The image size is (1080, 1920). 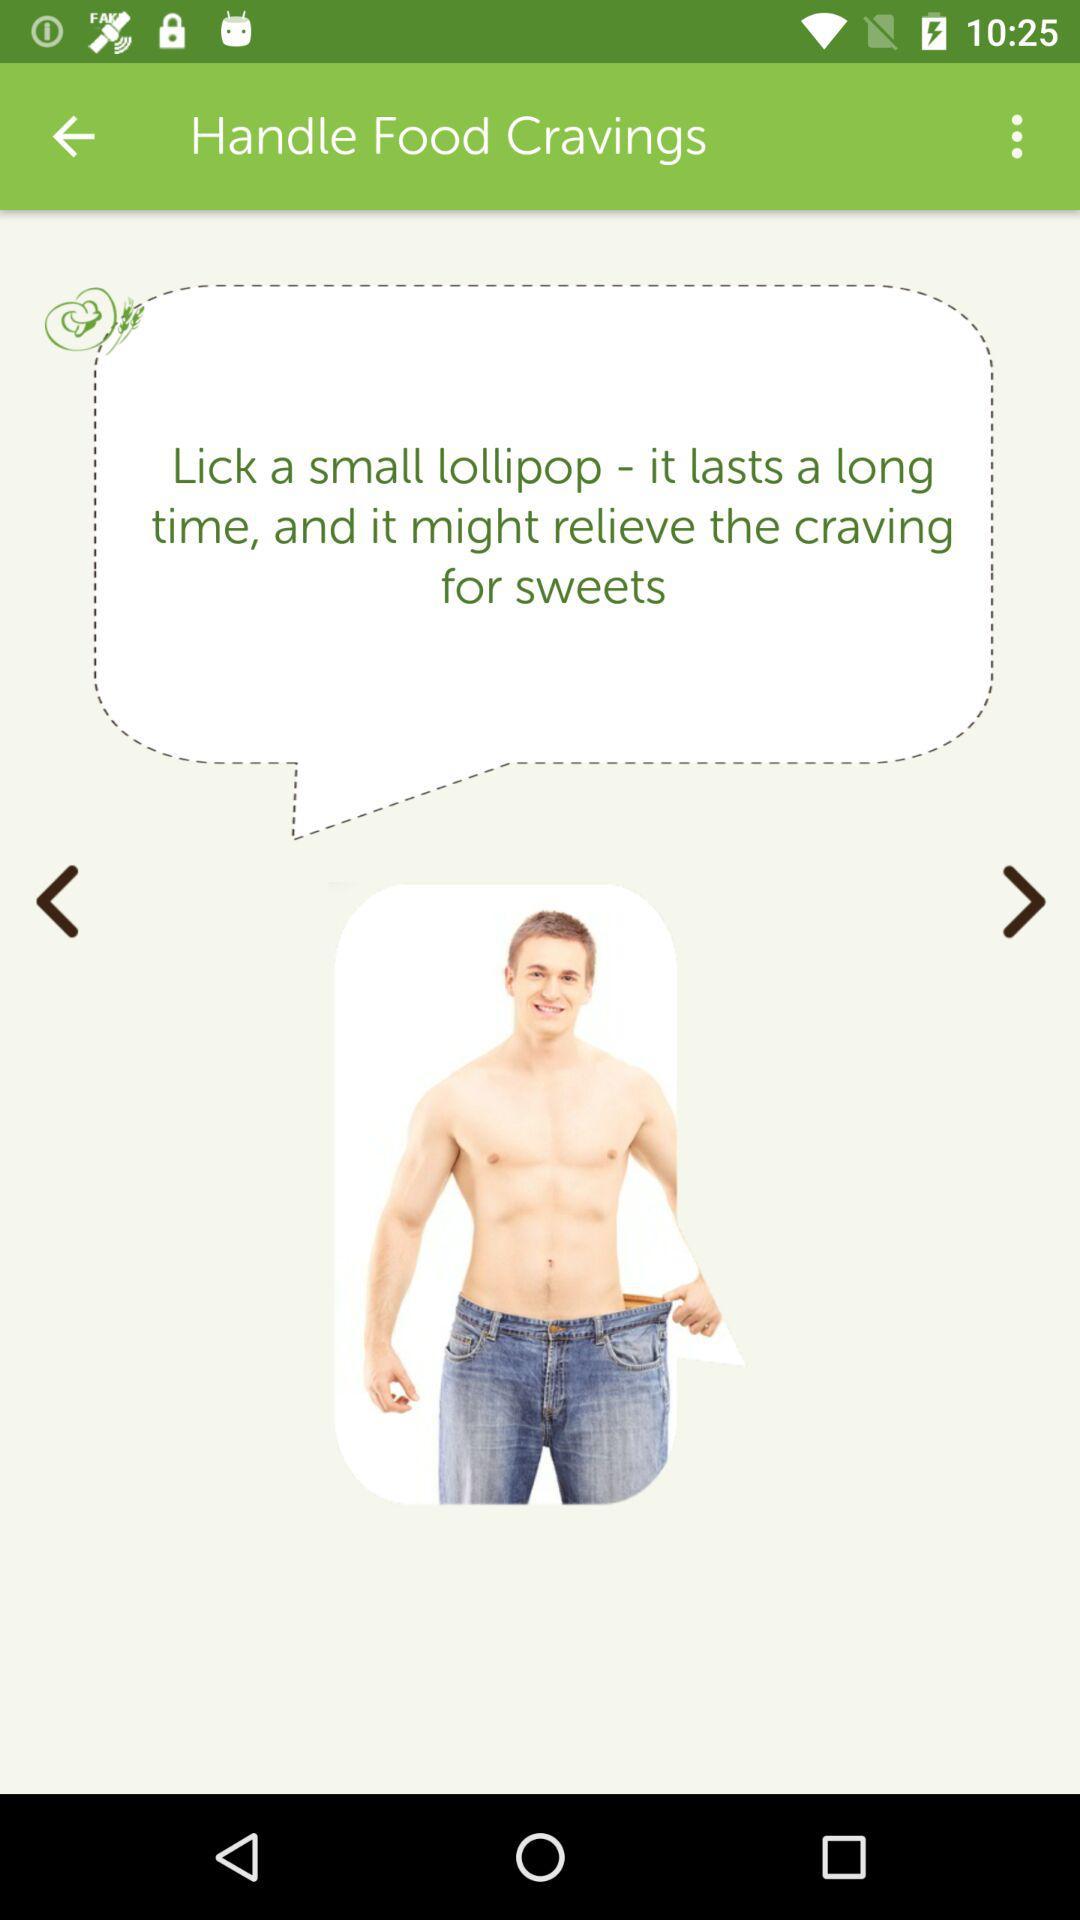 I want to click on the item next to handle food cravings item, so click(x=72, y=135).